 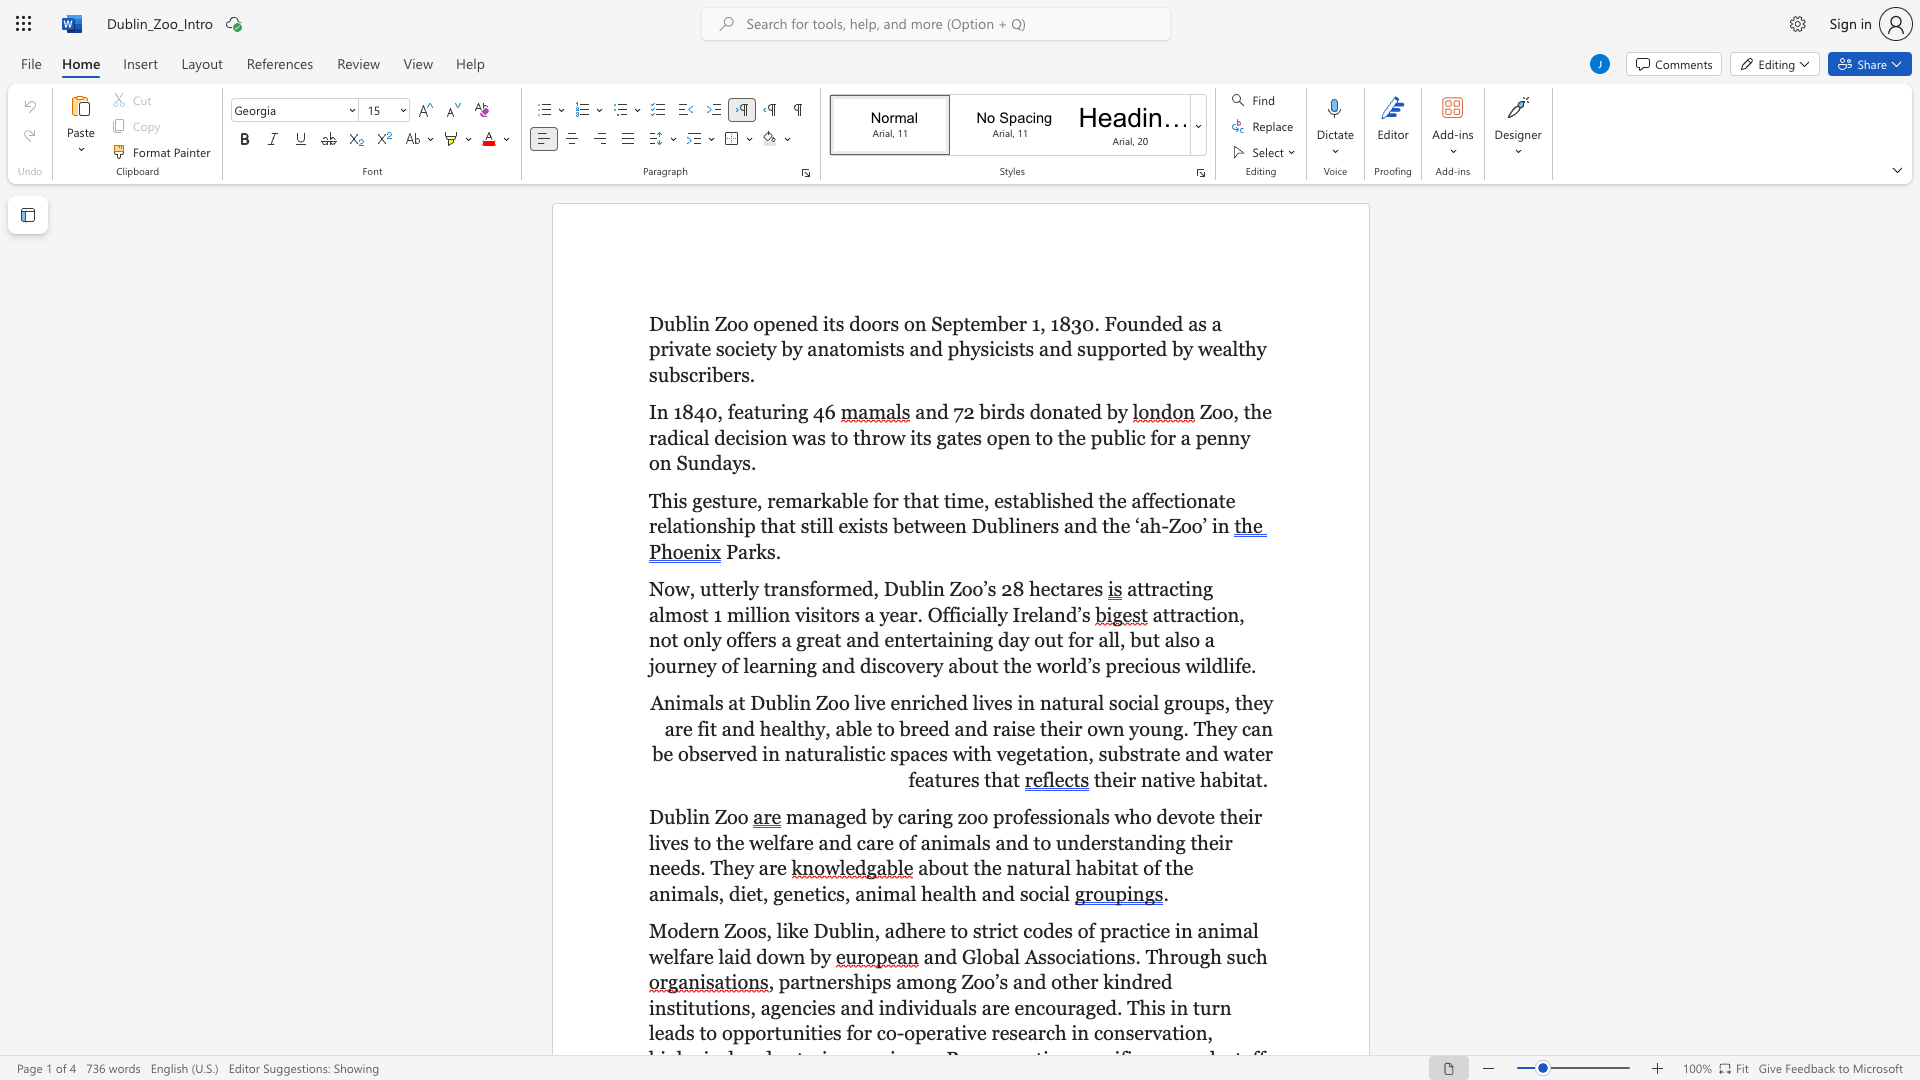 I want to click on the subset text "ubstrate and water features t" within the text "in naturalistic spaces with vegetation, substrate and water features that", so click(x=1106, y=754).